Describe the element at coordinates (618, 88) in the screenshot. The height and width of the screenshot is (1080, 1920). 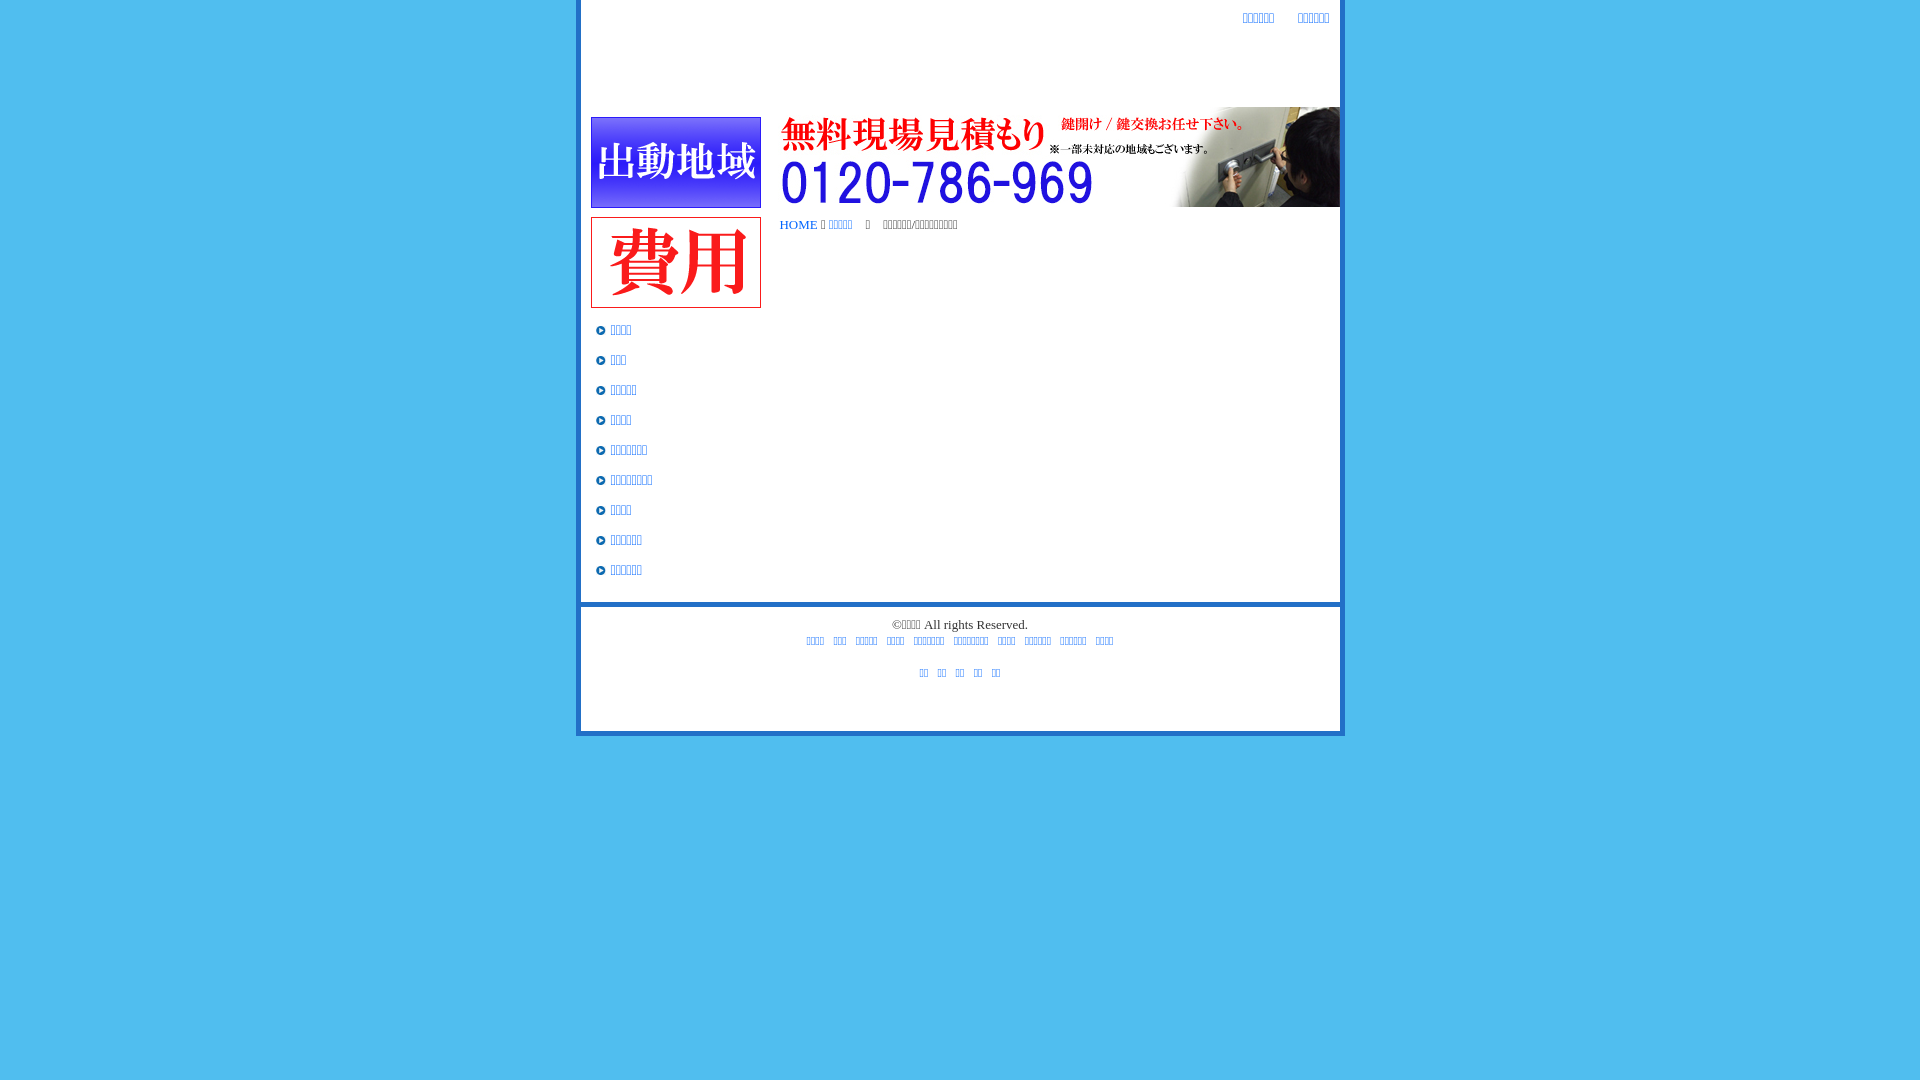
I see `'HOME'` at that location.